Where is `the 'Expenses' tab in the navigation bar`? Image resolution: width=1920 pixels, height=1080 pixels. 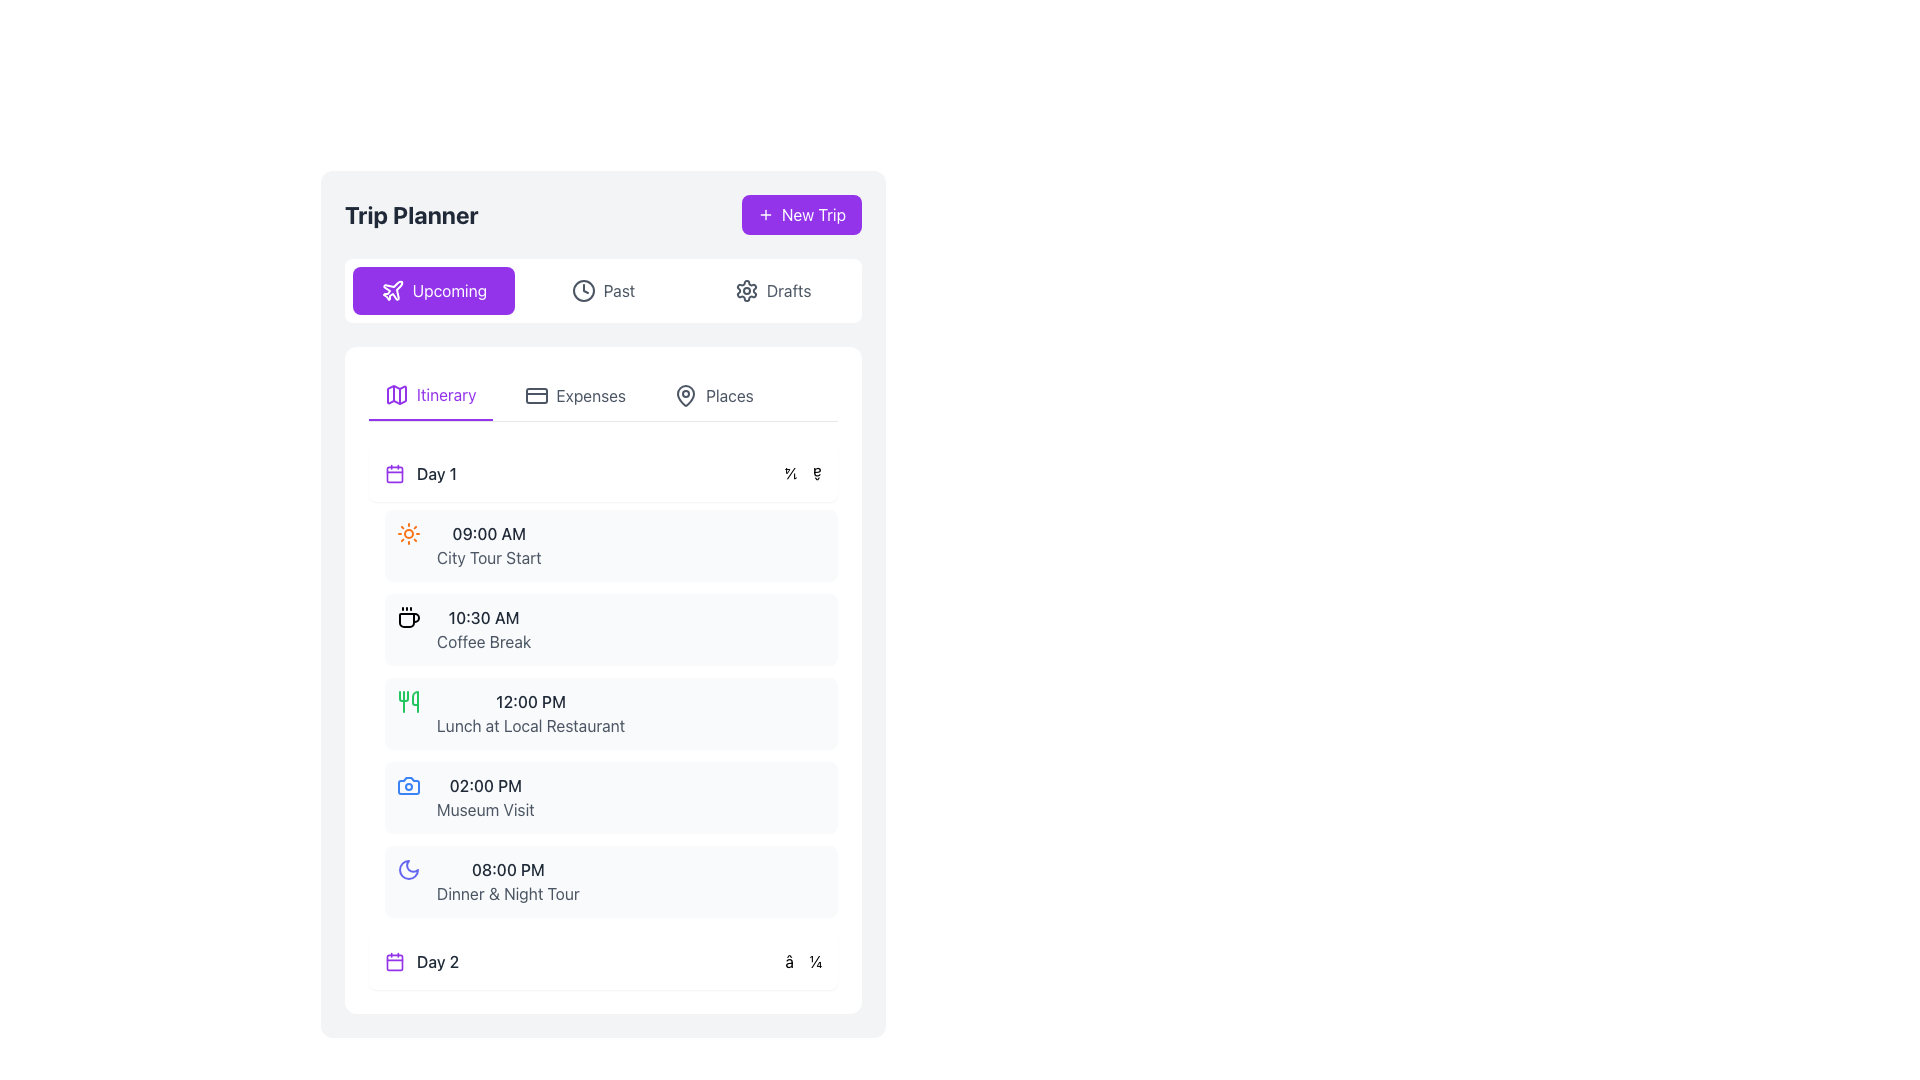 the 'Expenses' tab in the navigation bar is located at coordinates (574, 396).